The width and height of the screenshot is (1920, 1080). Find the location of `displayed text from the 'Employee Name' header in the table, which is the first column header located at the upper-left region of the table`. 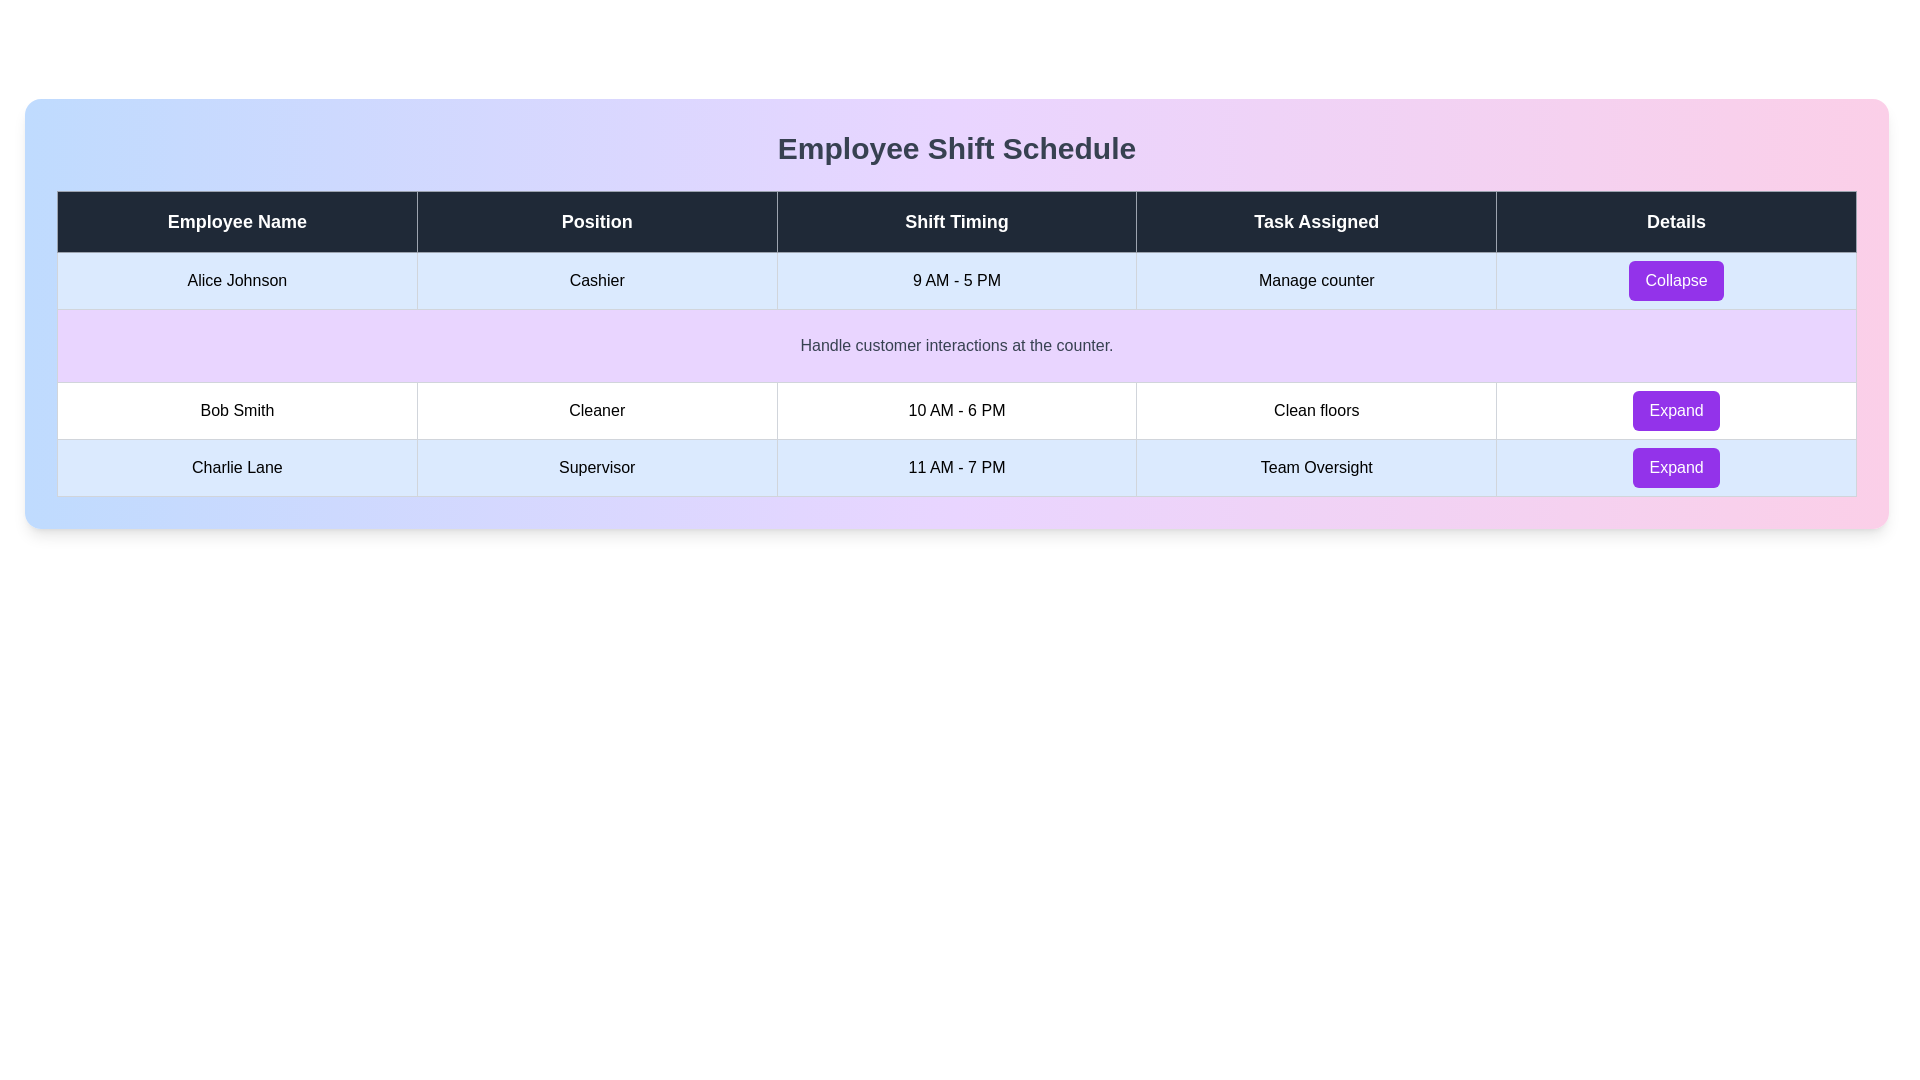

displayed text from the 'Employee Name' header in the table, which is the first column header located at the upper-left region of the table is located at coordinates (237, 222).